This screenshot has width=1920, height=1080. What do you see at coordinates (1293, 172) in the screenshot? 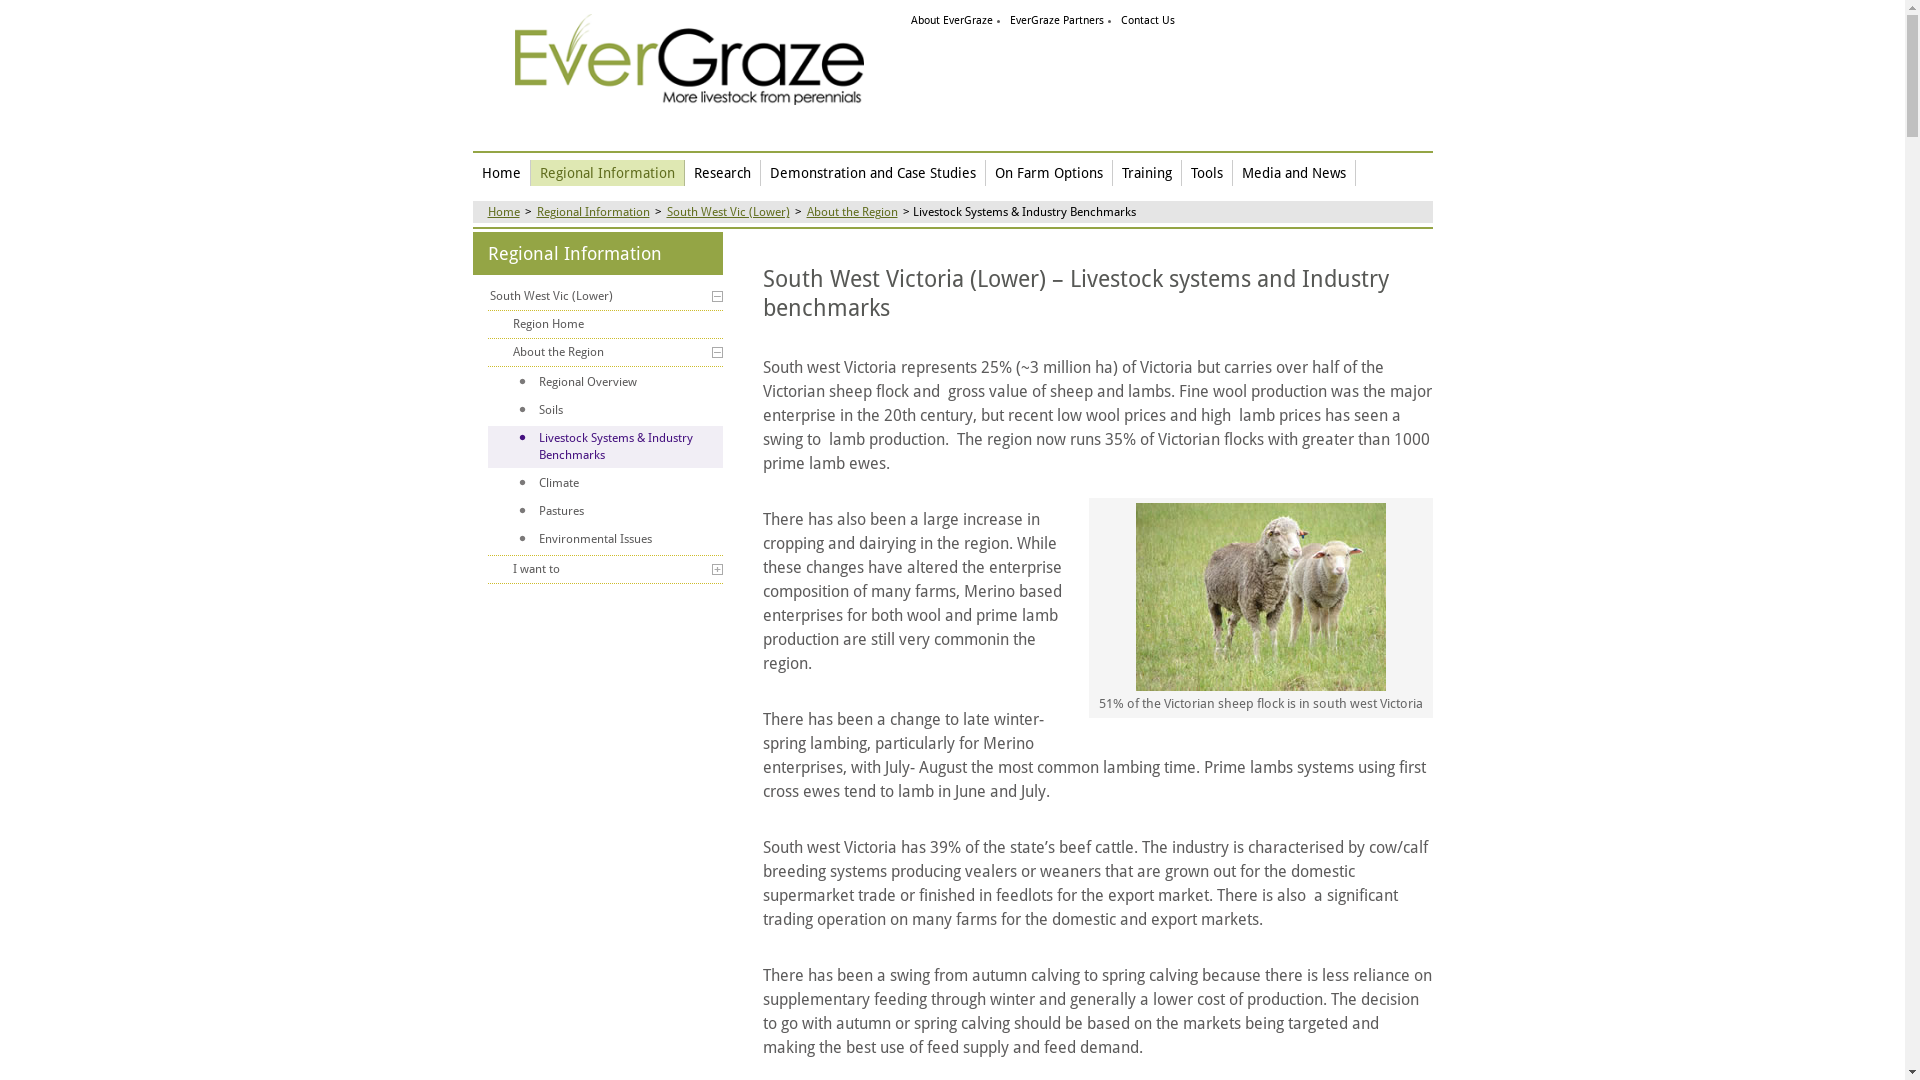
I see `'Media and News'` at bounding box center [1293, 172].